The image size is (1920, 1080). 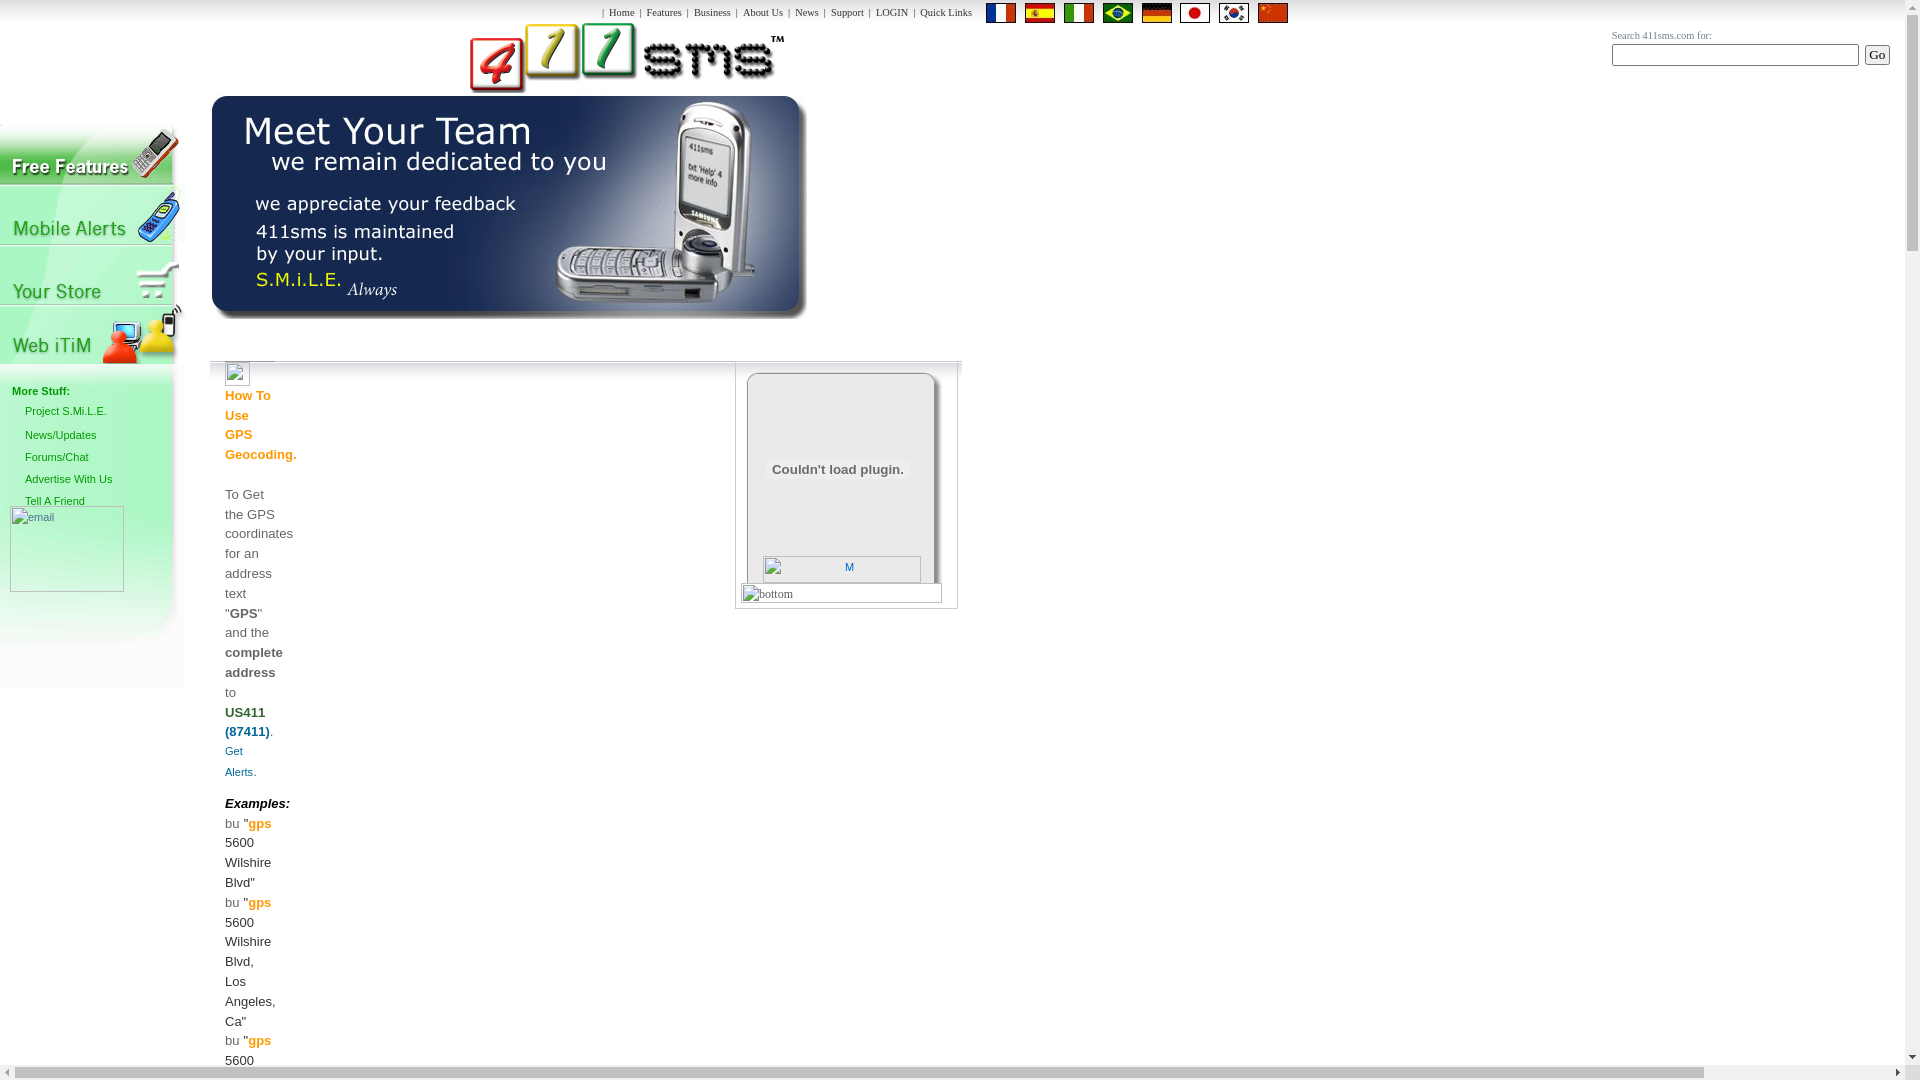 I want to click on 'en|es', so click(x=1040, y=12).